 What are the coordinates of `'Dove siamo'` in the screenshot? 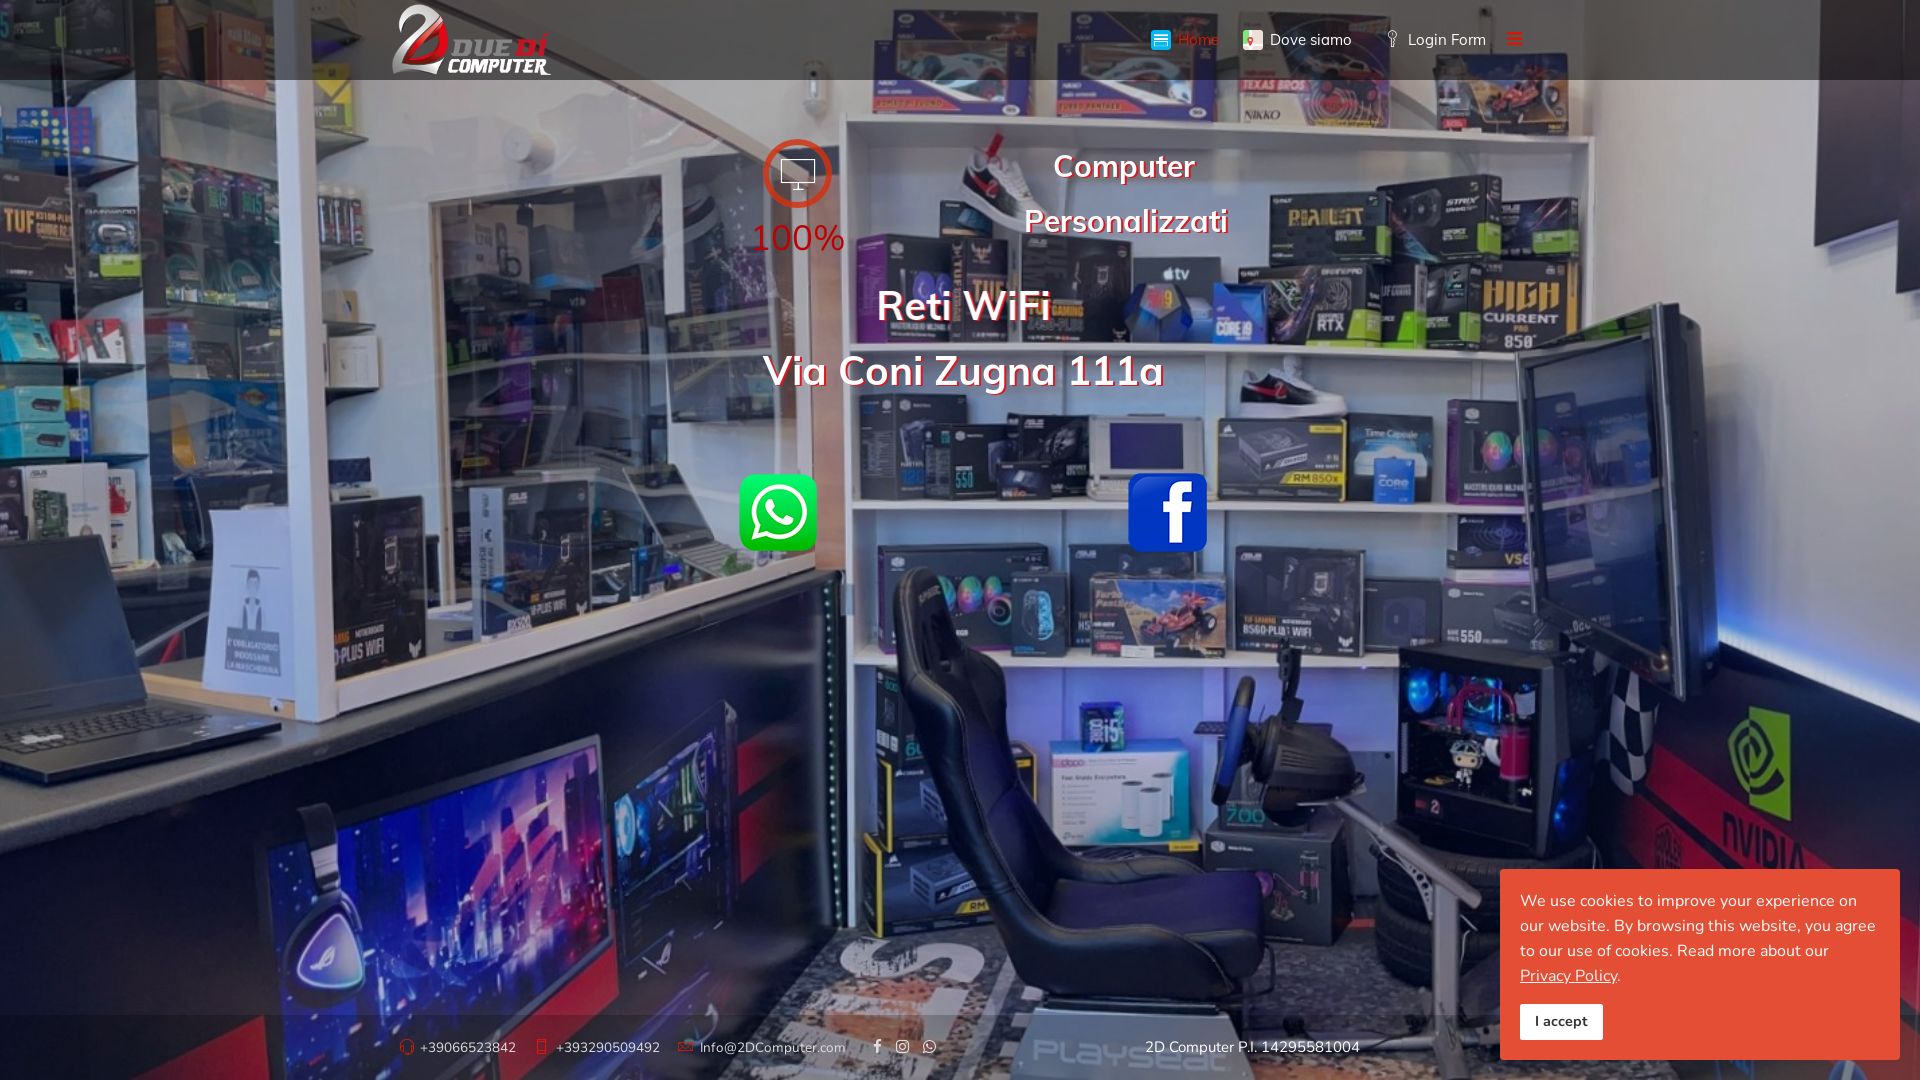 It's located at (1229, 39).